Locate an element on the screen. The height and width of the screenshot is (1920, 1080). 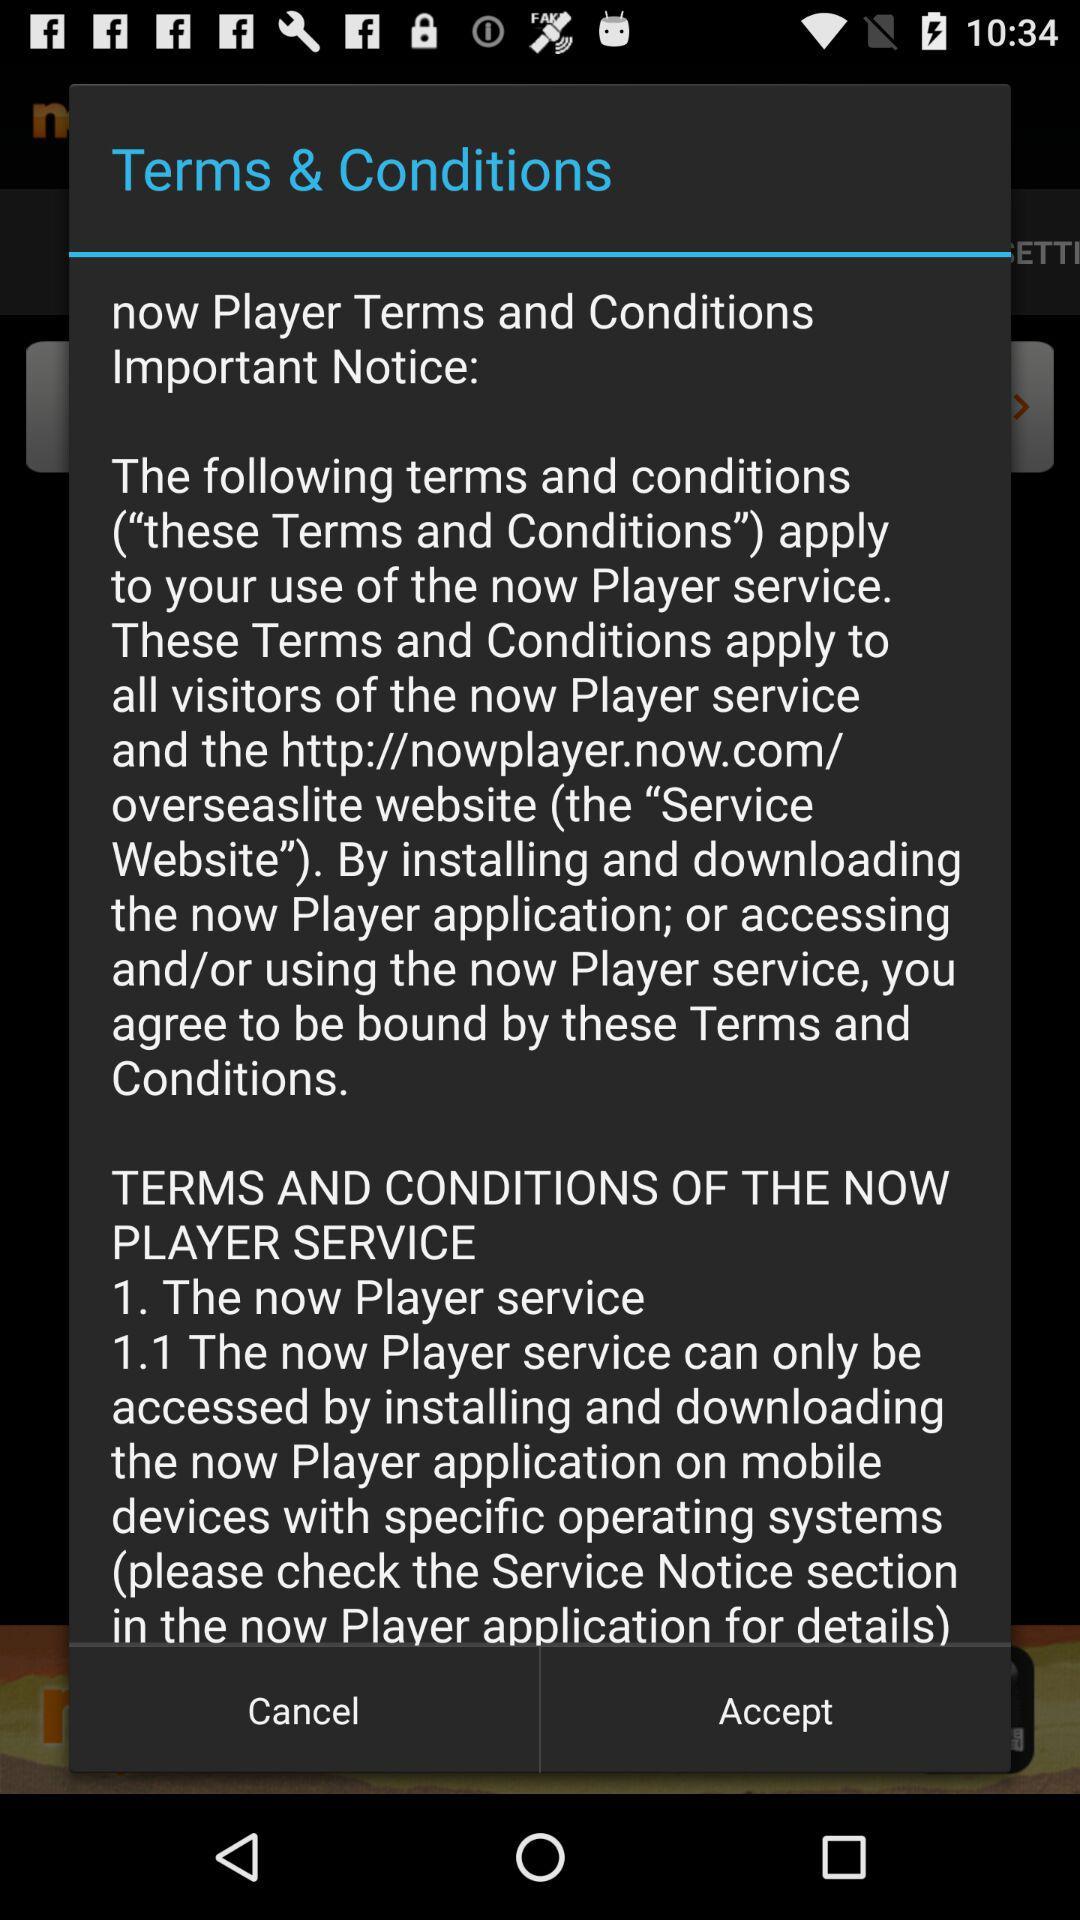
the item below the now player terms app is located at coordinates (774, 1708).